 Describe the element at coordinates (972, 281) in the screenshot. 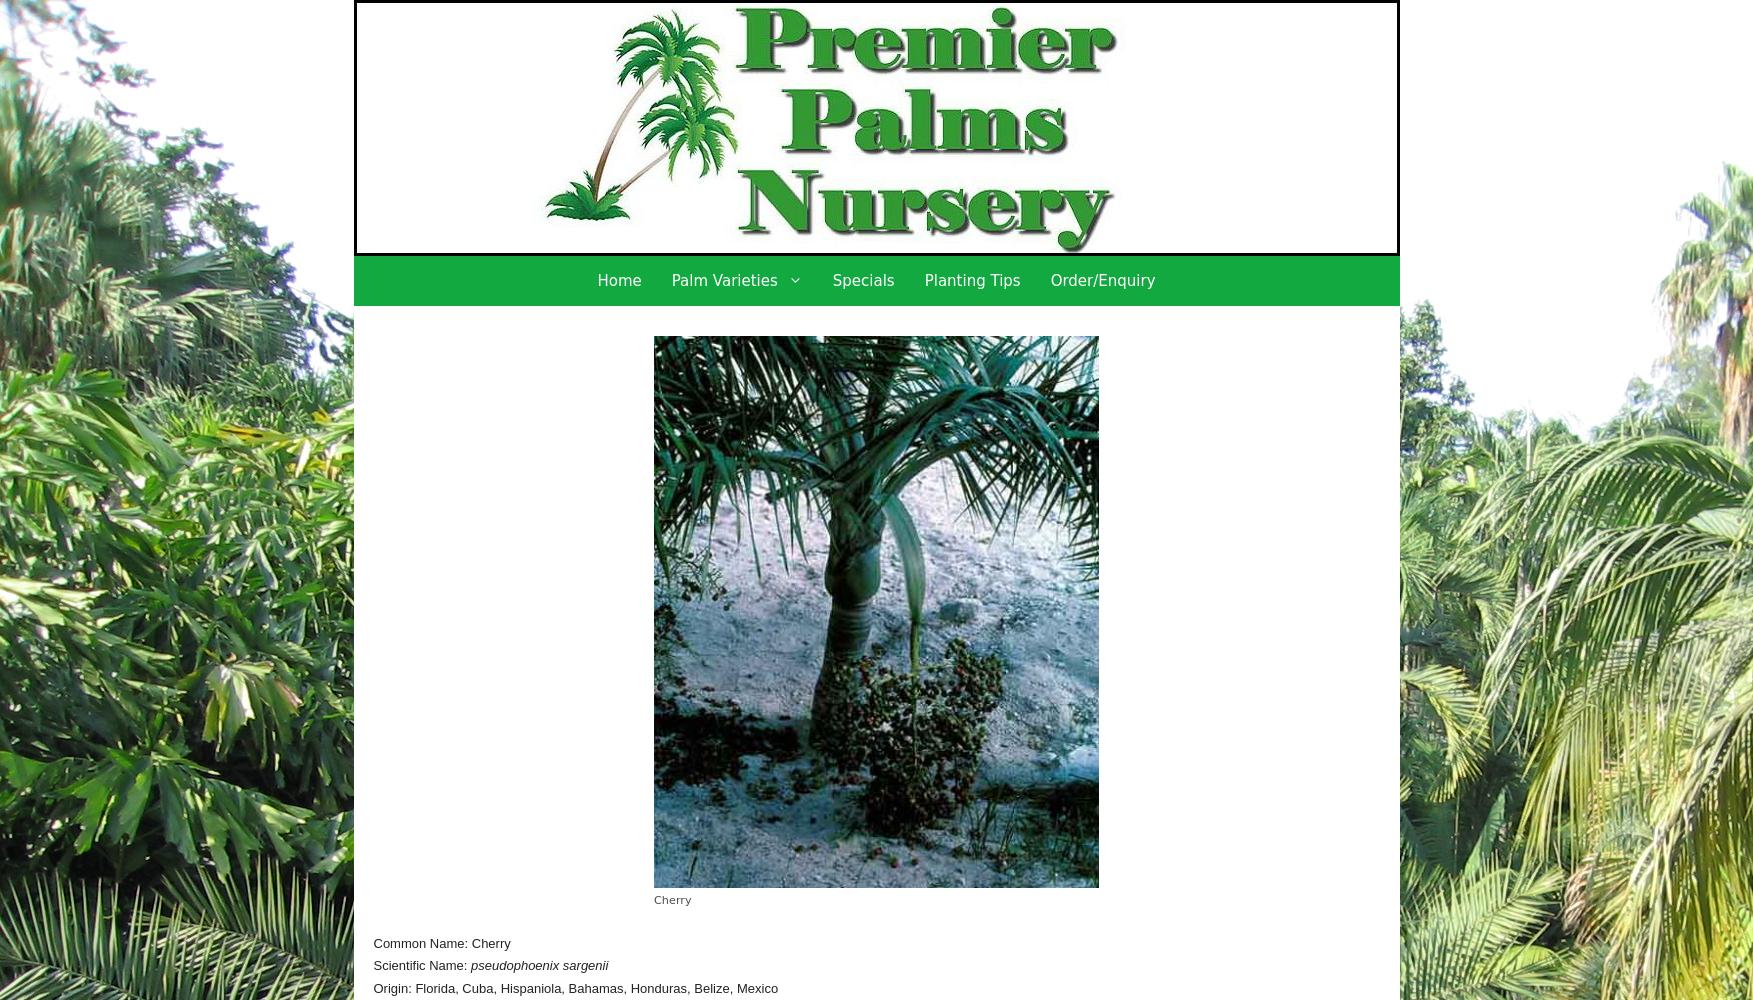

I see `'Planting Tips'` at that location.